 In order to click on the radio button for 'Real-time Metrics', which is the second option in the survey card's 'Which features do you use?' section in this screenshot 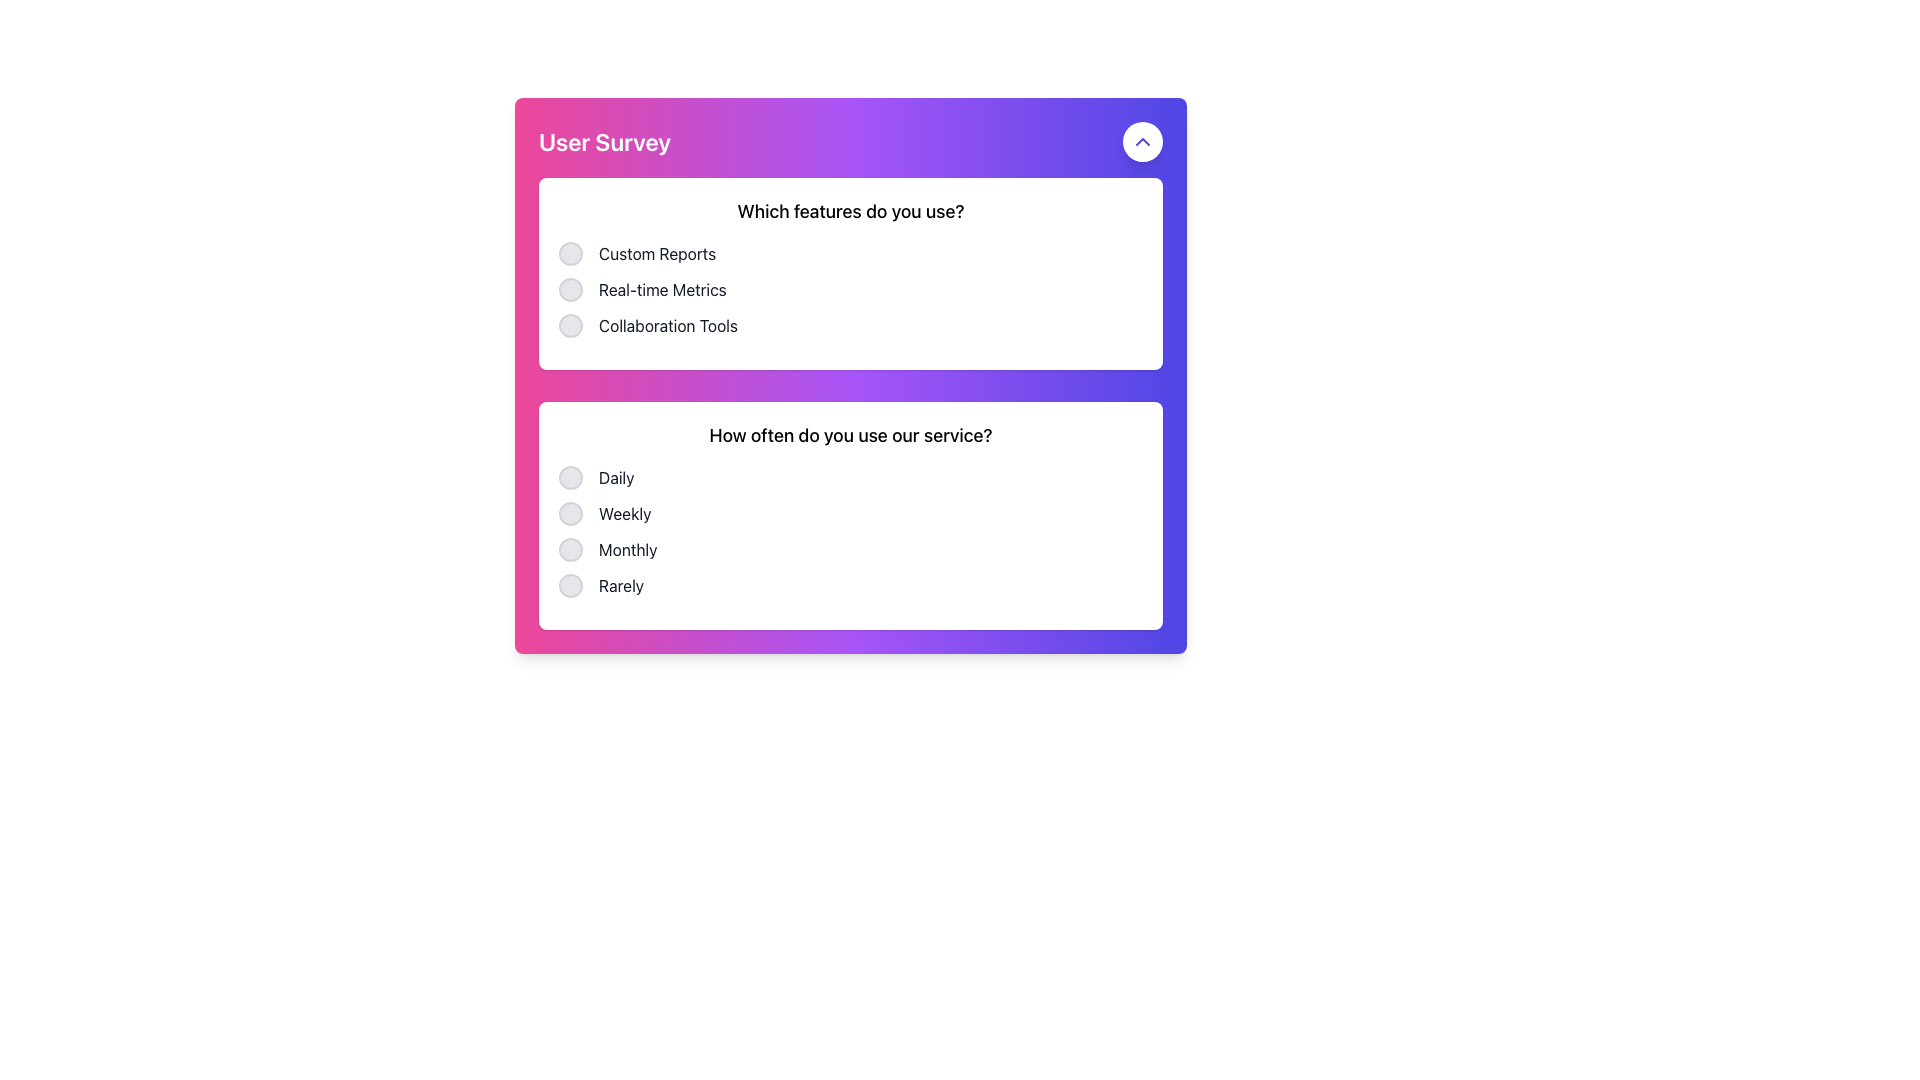, I will do `click(570, 289)`.